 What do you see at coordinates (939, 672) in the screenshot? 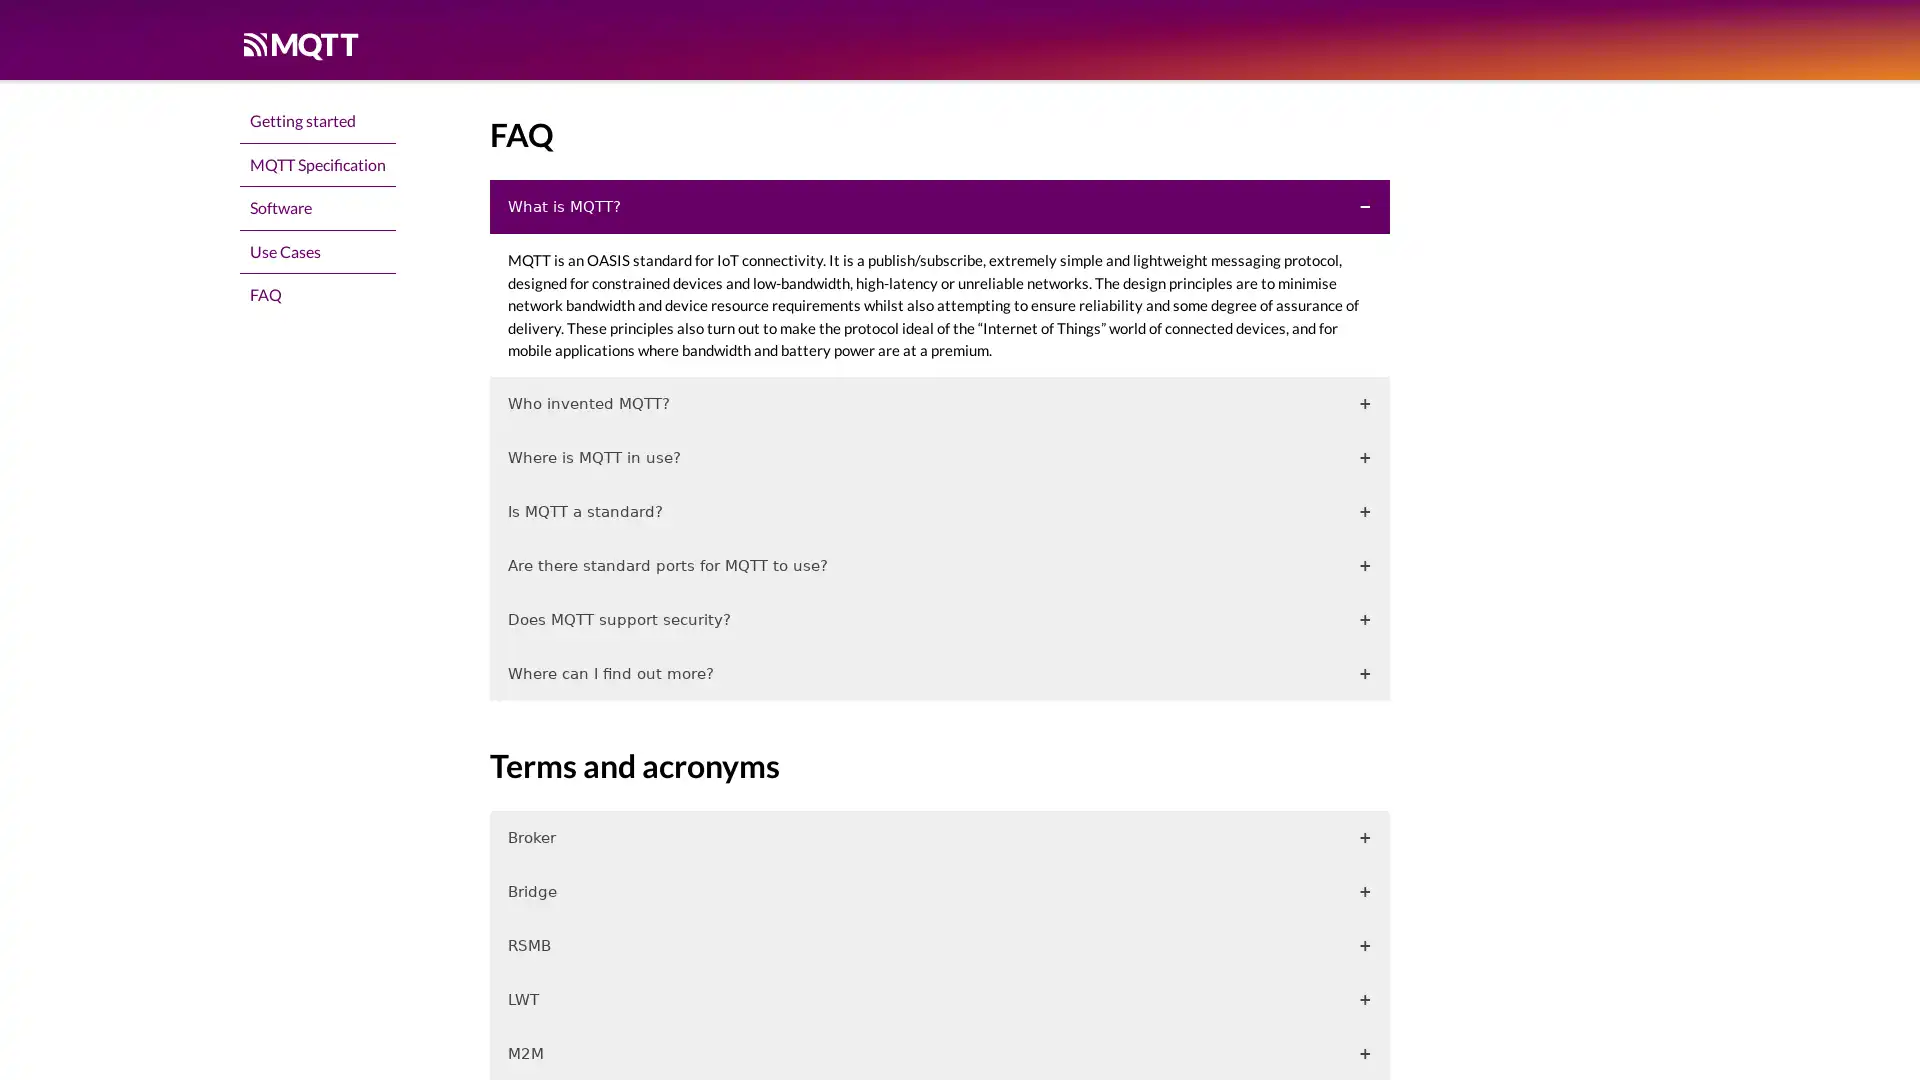
I see `Where can I find out more? +` at bounding box center [939, 672].